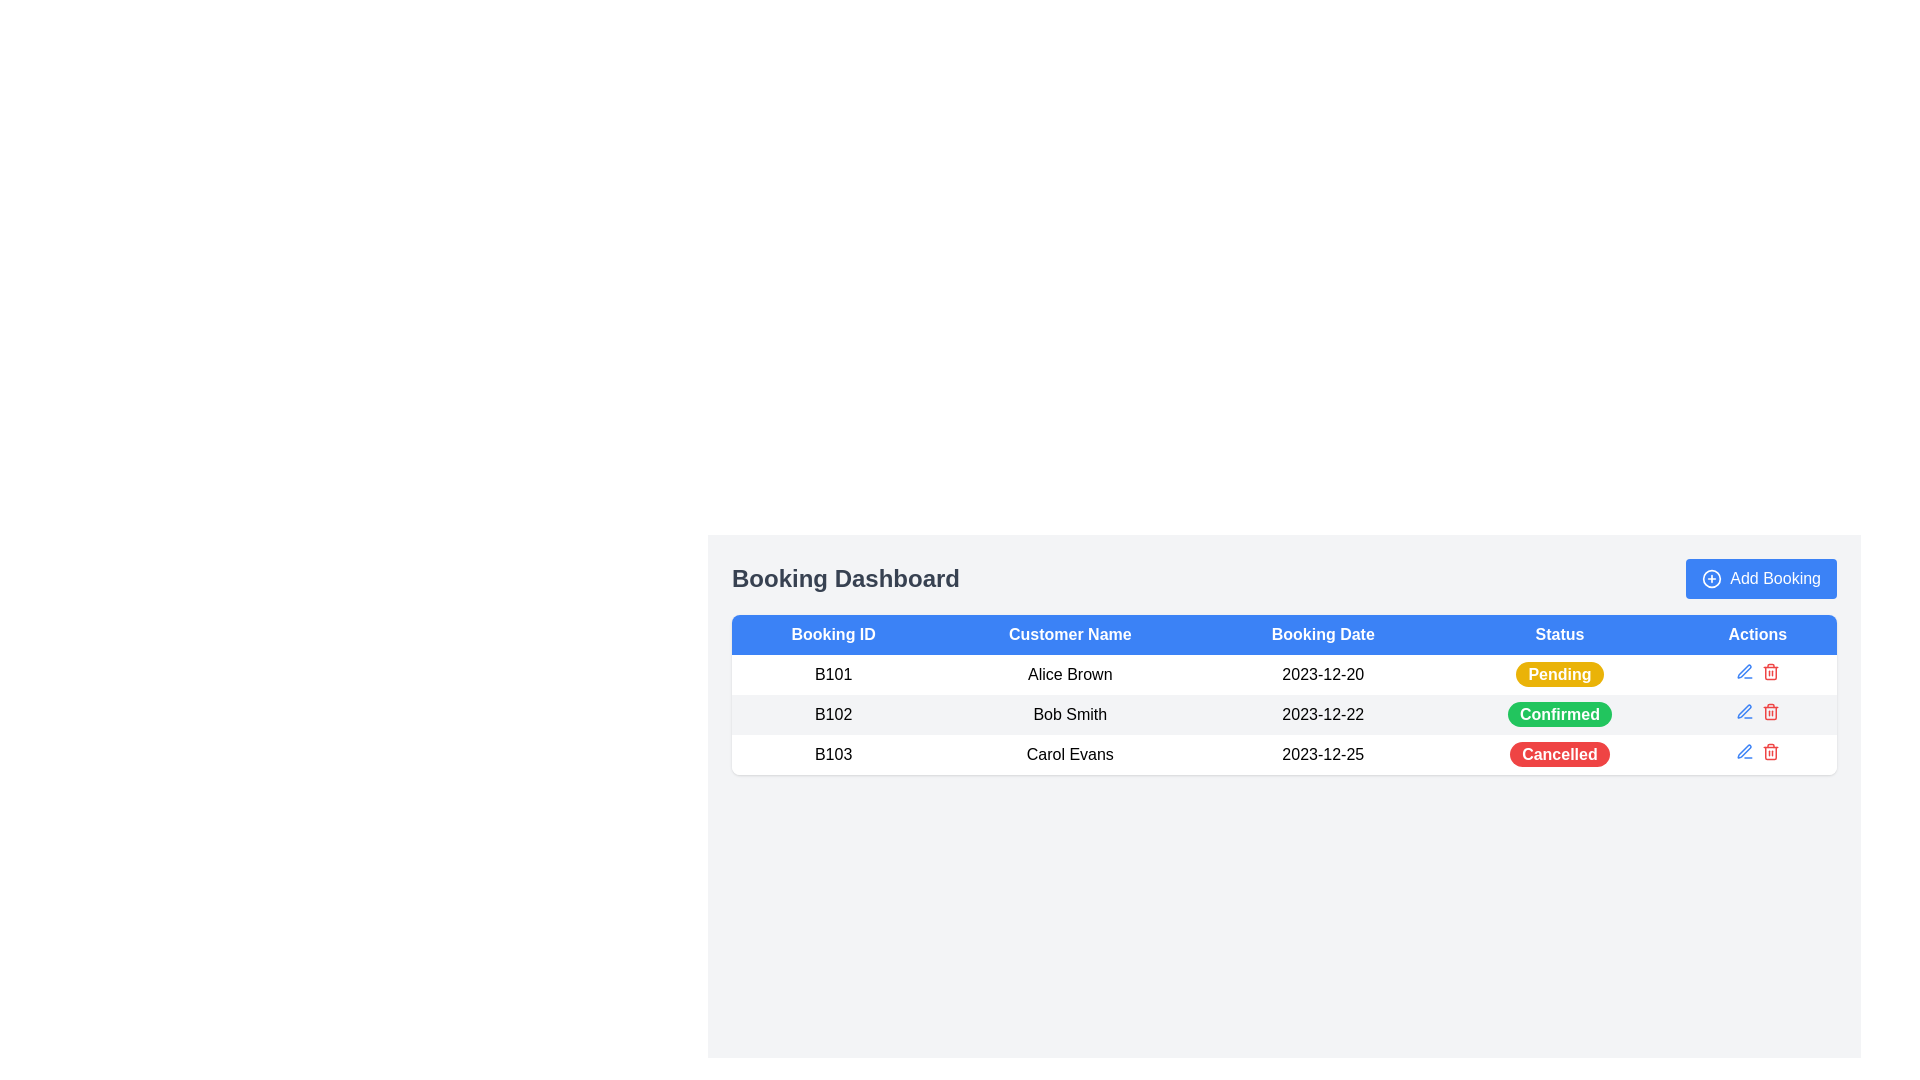  What do you see at coordinates (1743, 751) in the screenshot?
I see `the Icon Button located in the action buttons column of the third row in the table` at bounding box center [1743, 751].